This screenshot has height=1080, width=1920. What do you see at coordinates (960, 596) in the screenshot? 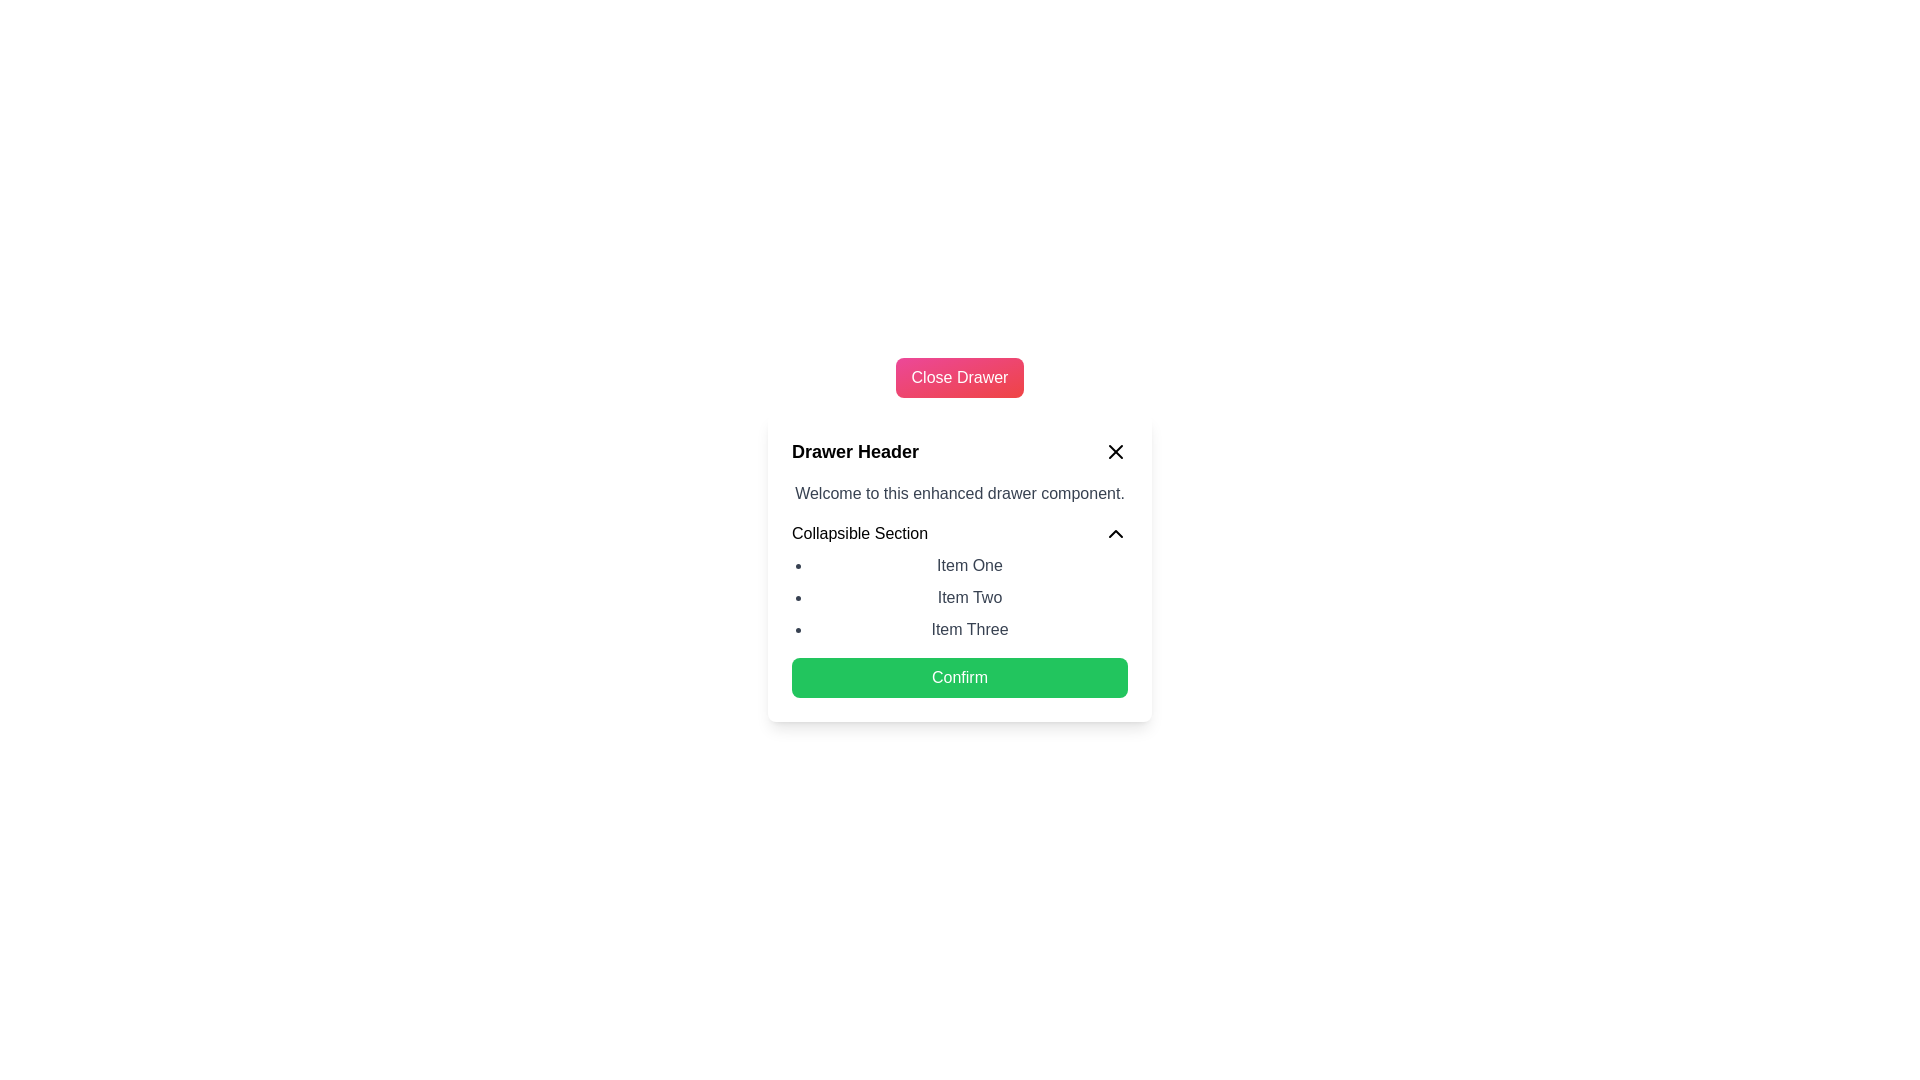
I see `any item in the unordered list containing 'Item One', 'Item Two', and 'Item Three' to observe tooltip or styling changes` at bounding box center [960, 596].